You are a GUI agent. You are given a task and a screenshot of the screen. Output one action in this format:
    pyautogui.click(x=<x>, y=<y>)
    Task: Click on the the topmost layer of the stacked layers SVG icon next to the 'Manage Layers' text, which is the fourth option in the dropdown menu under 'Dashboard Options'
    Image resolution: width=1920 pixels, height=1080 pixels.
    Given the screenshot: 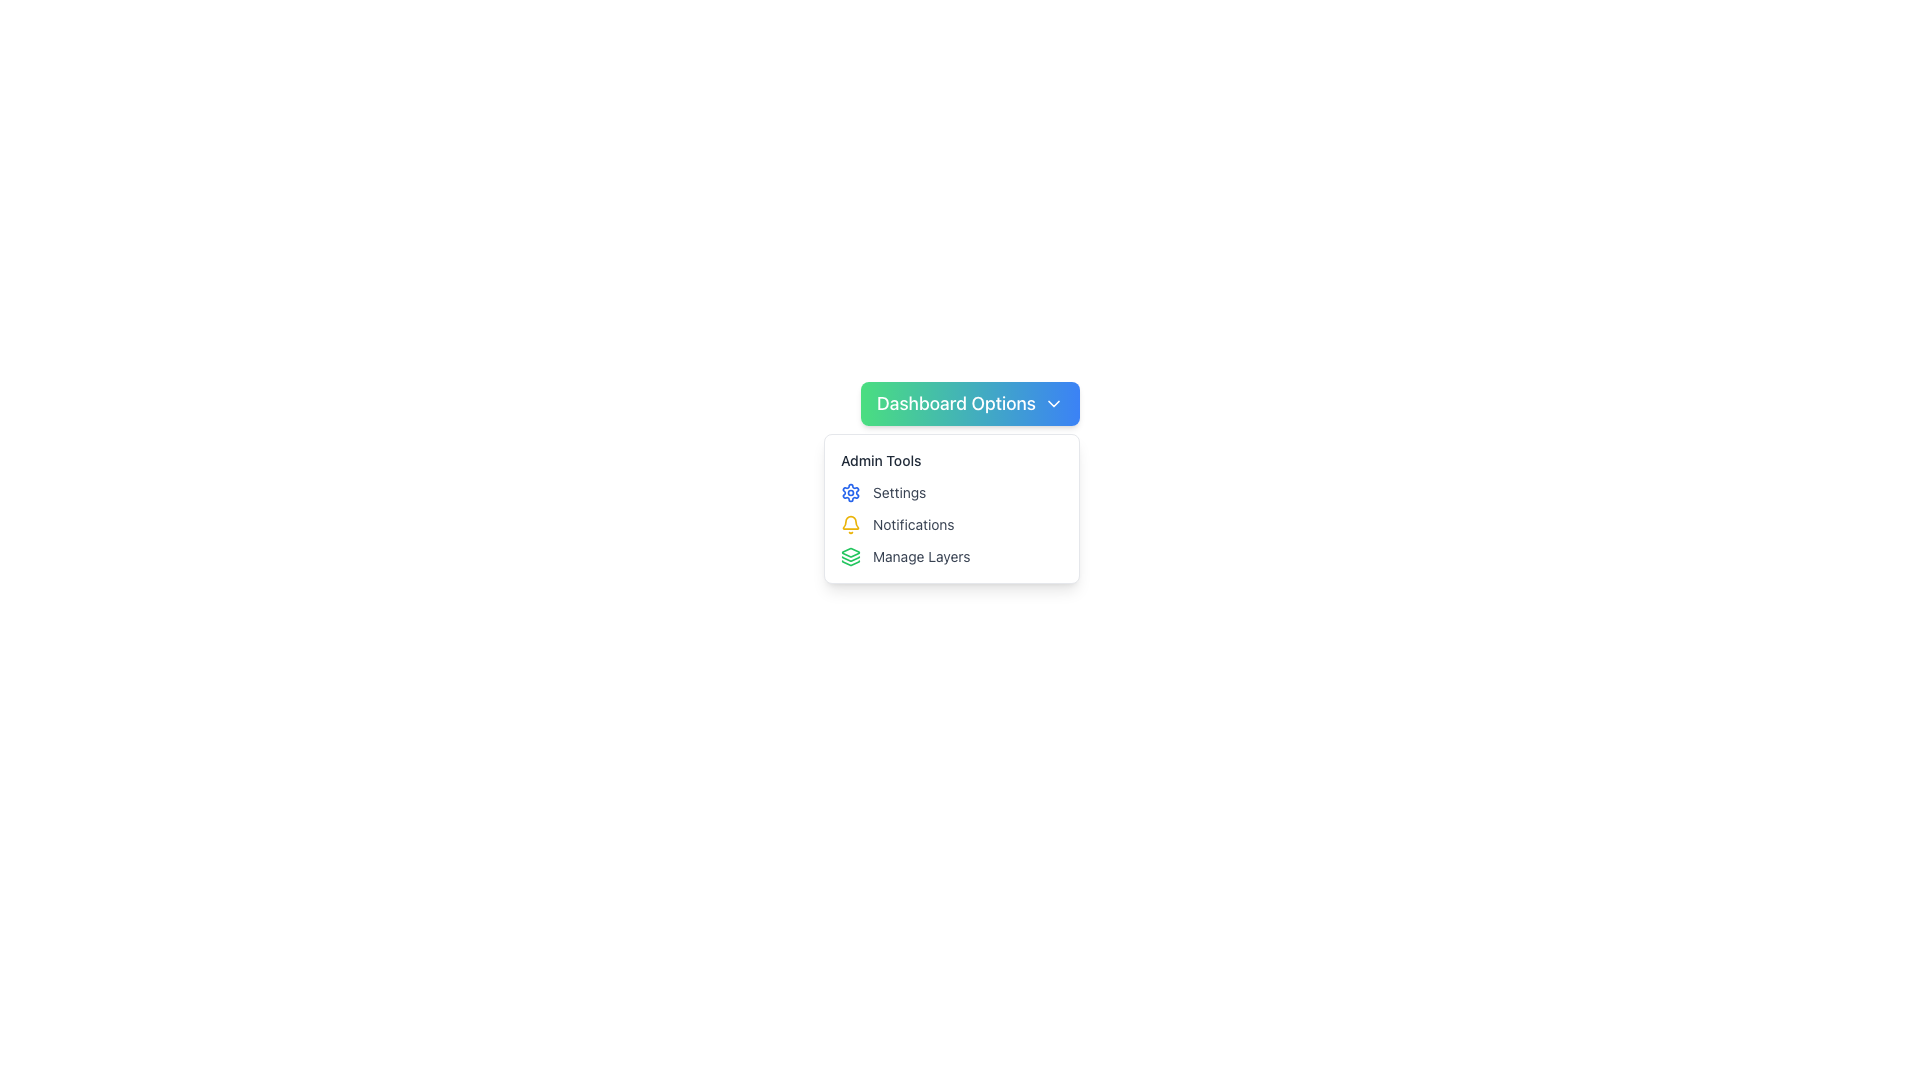 What is the action you would take?
    pyautogui.click(x=850, y=552)
    